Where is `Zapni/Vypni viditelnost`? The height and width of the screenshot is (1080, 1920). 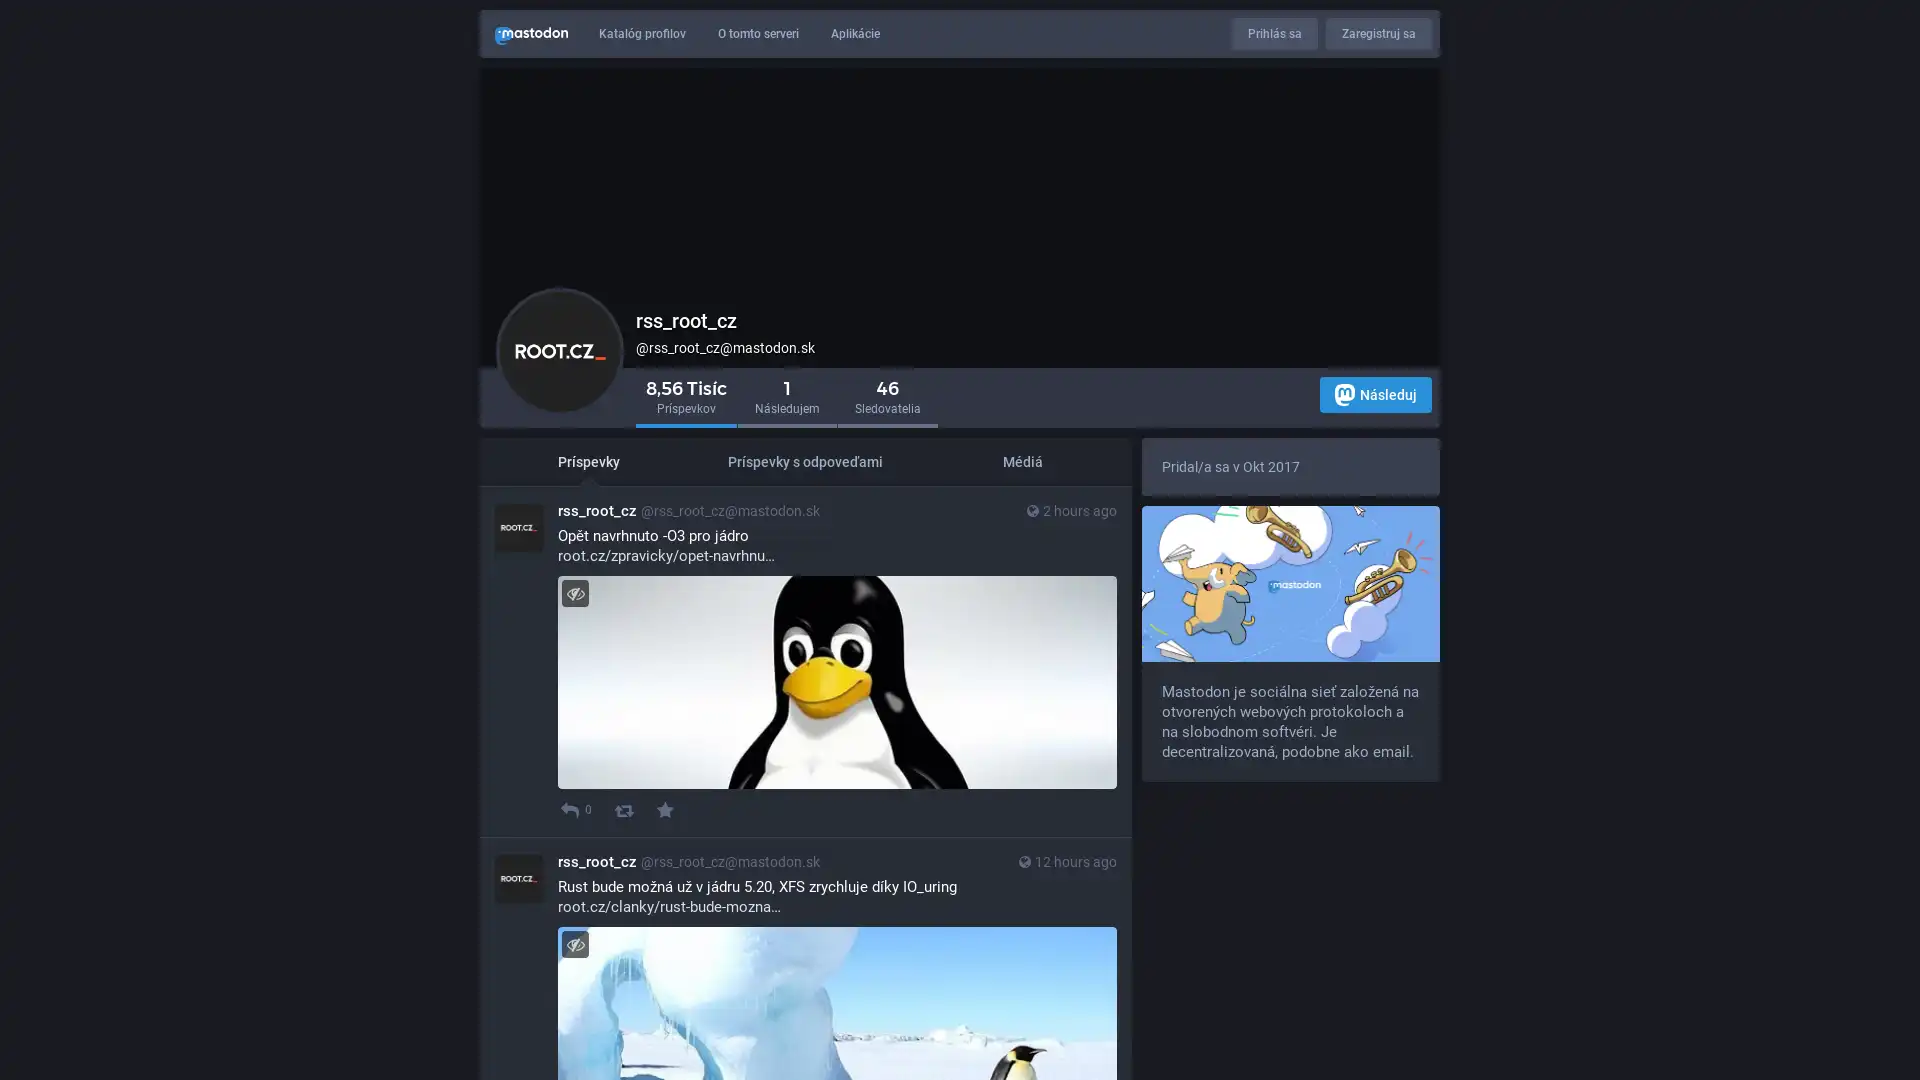
Zapni/Vypni viditelnost is located at coordinates (574, 1044).